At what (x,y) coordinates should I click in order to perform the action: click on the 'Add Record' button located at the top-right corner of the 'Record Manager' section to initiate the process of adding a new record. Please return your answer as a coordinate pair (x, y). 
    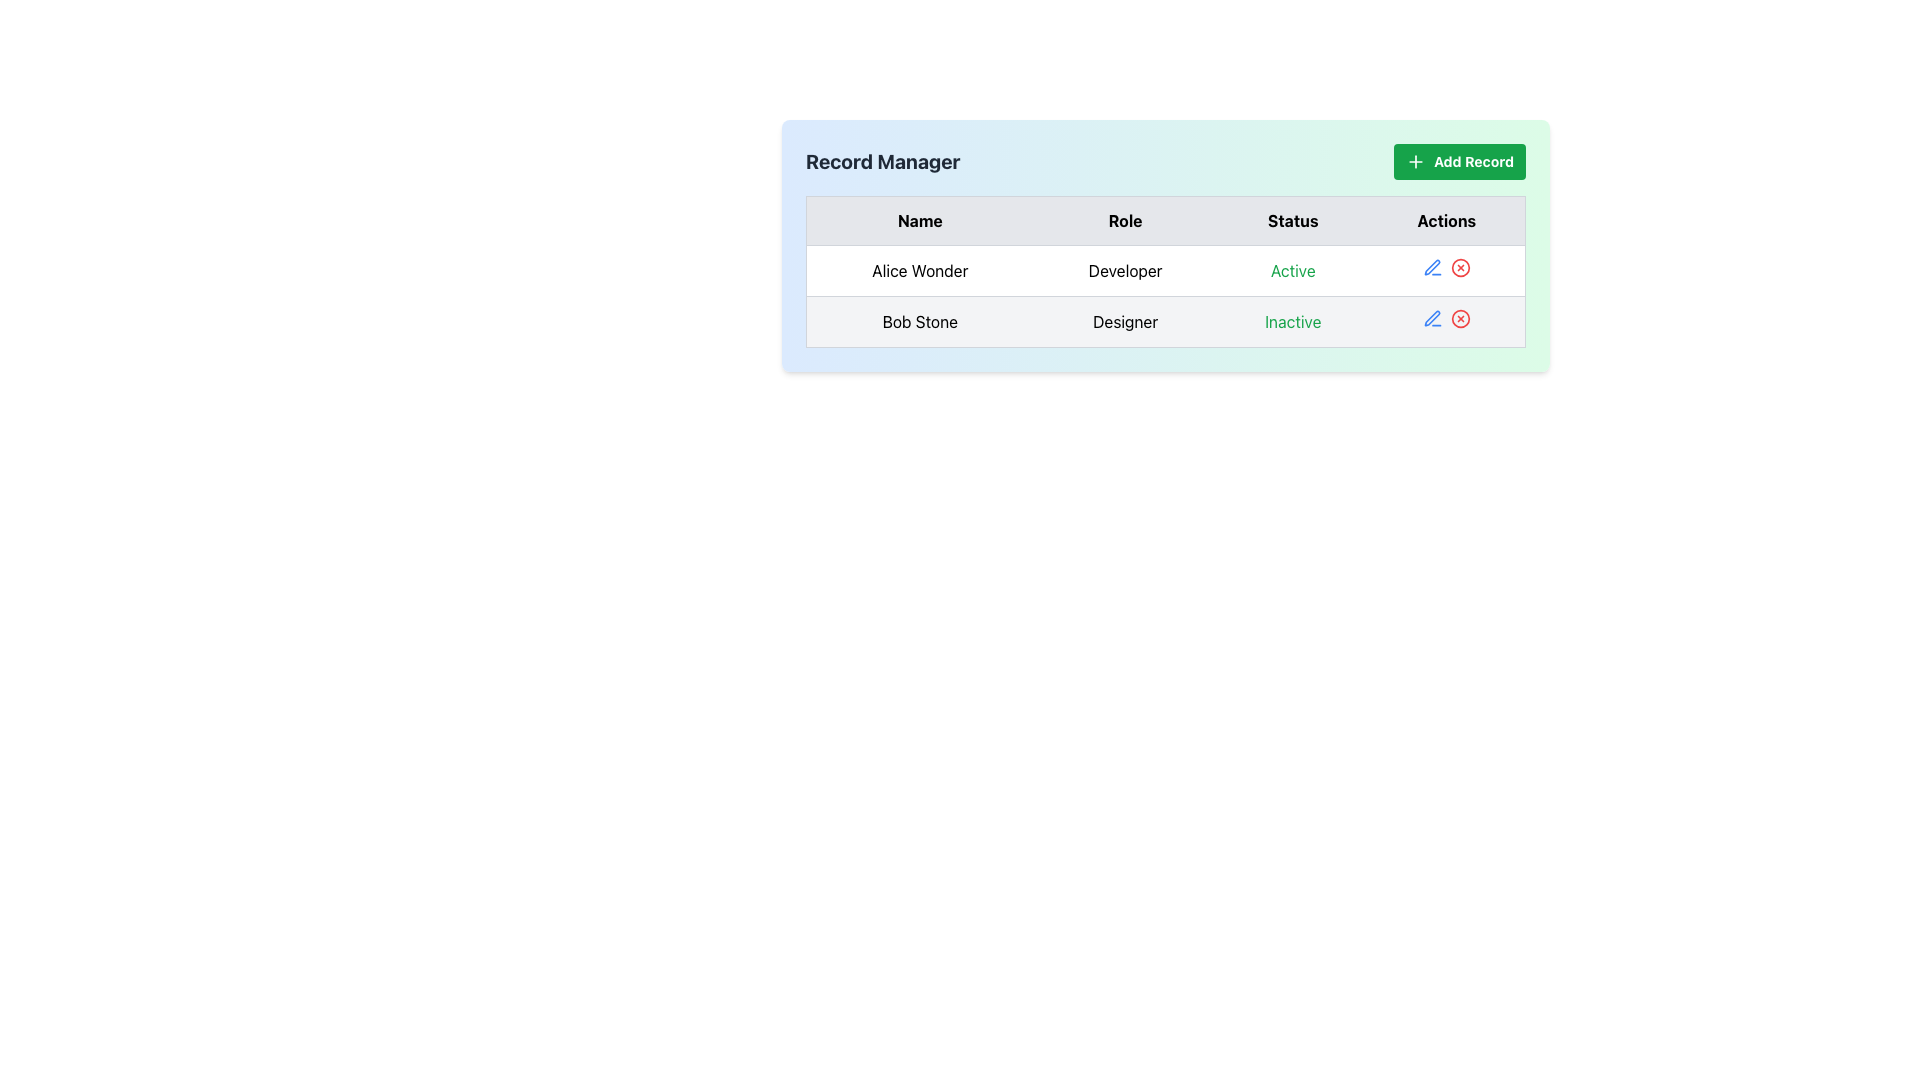
    Looking at the image, I should click on (1459, 161).